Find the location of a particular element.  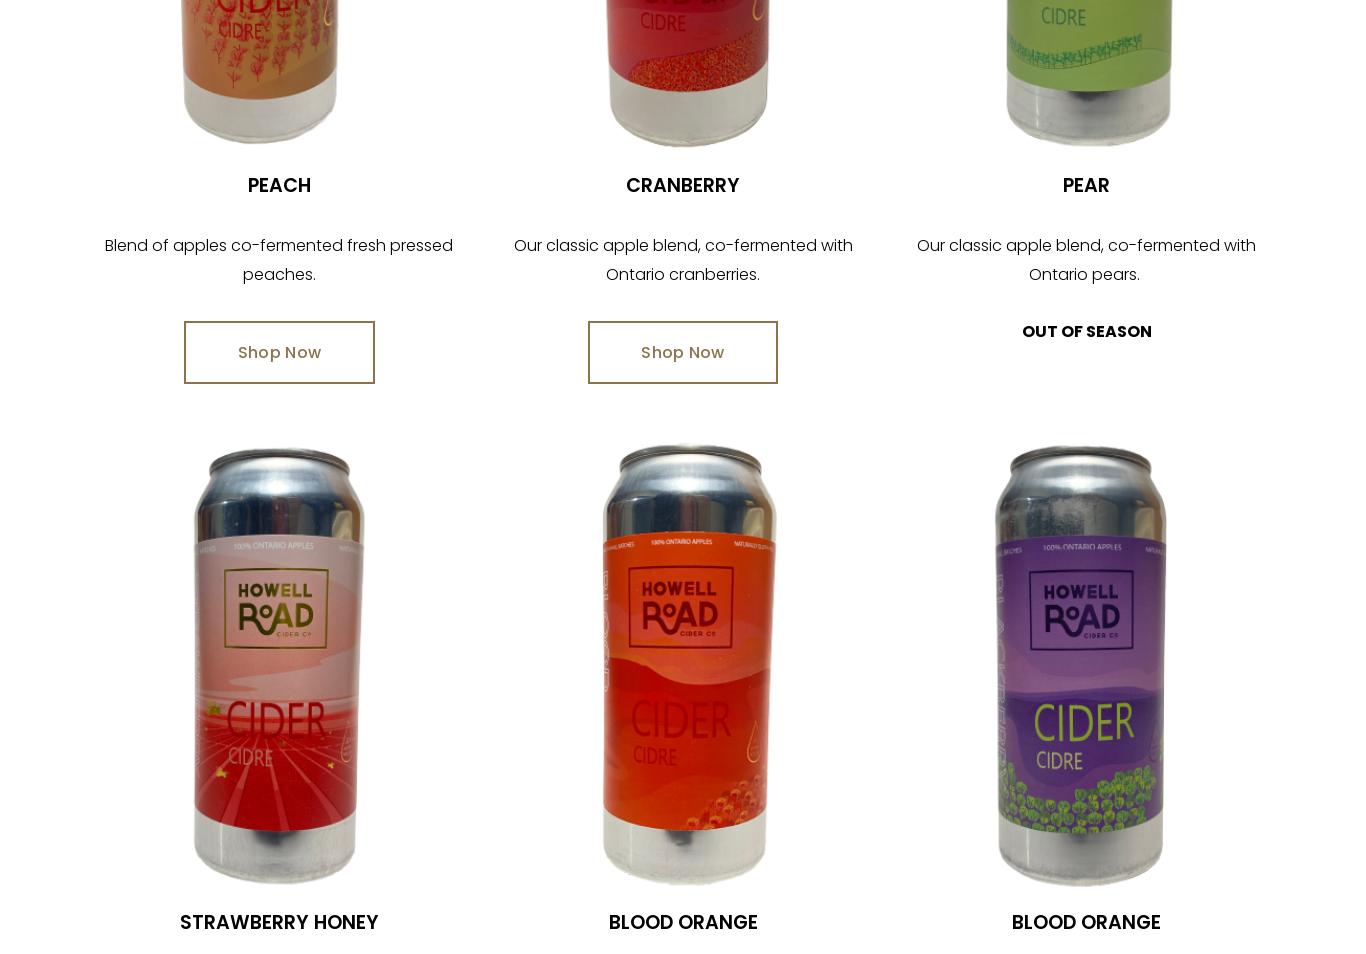

'STRAWBERRY HONEY' is located at coordinates (177, 922).